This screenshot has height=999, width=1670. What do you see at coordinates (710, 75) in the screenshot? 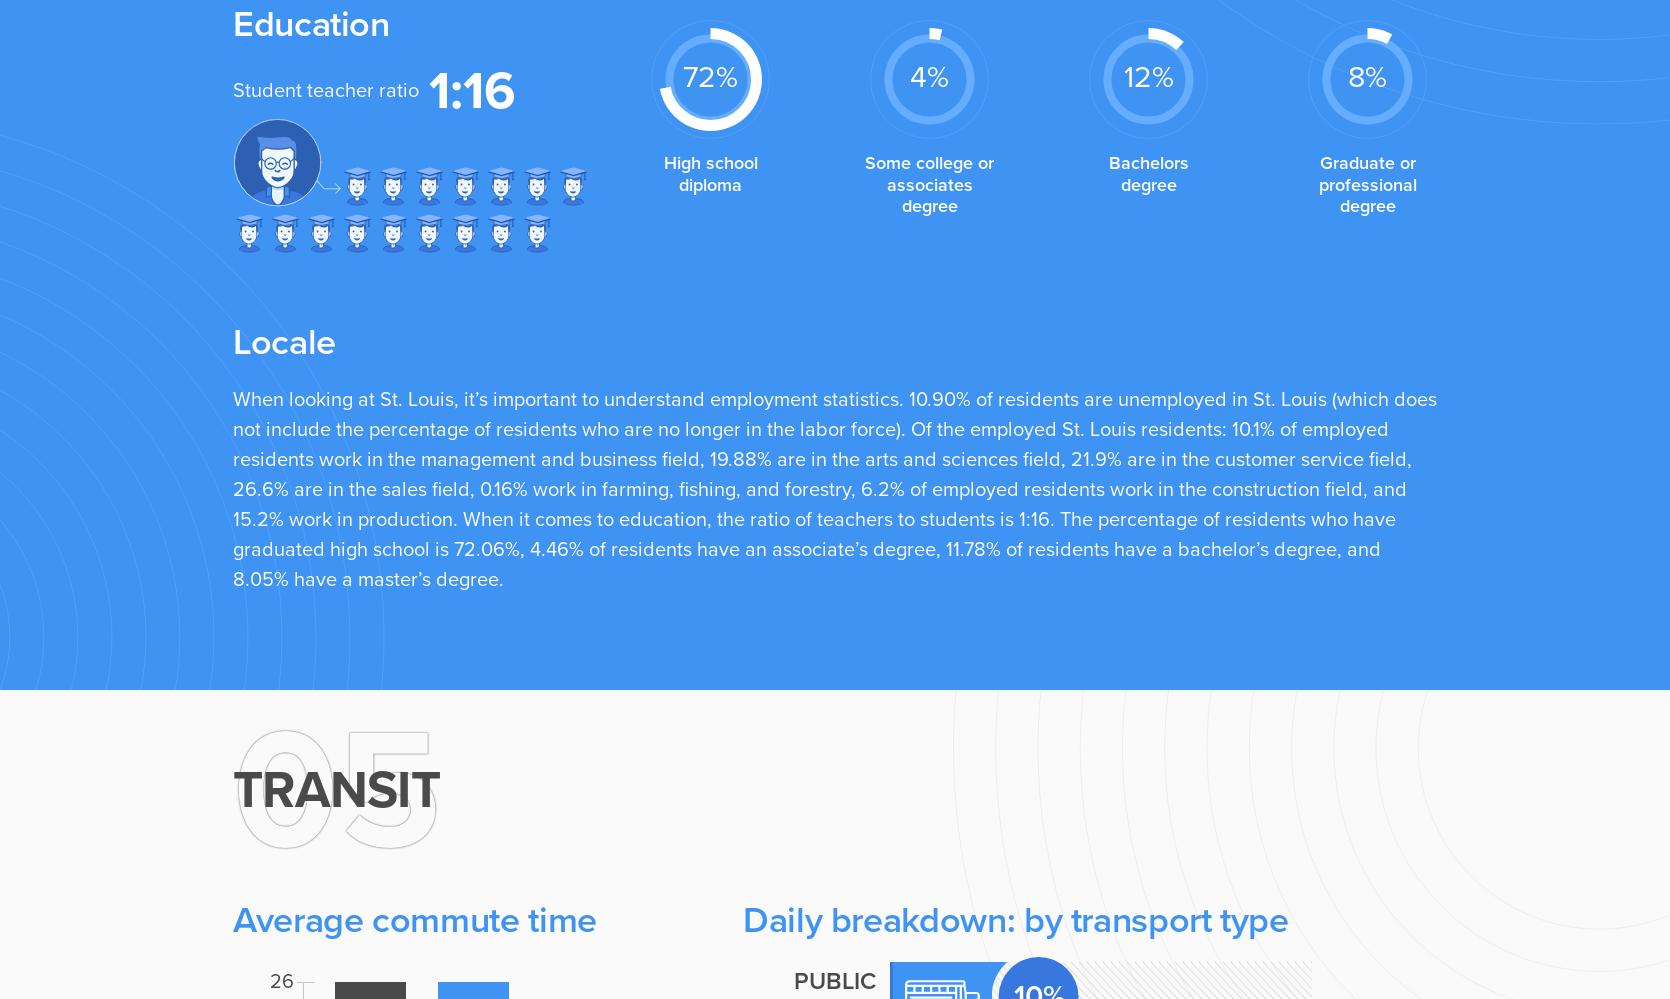
I see `'72%'` at bounding box center [710, 75].